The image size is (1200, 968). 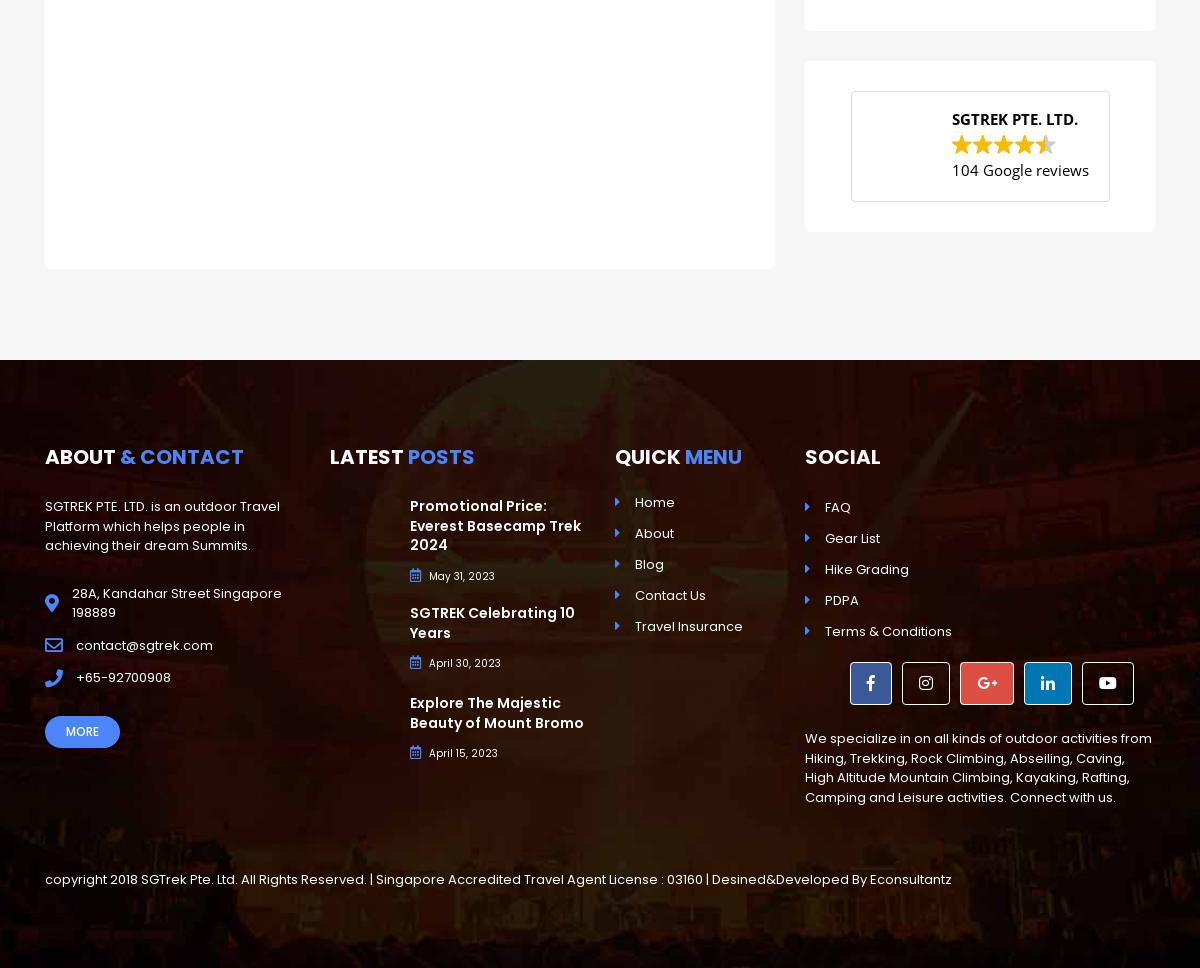 I want to click on 'Econsultantz', so click(x=869, y=878).